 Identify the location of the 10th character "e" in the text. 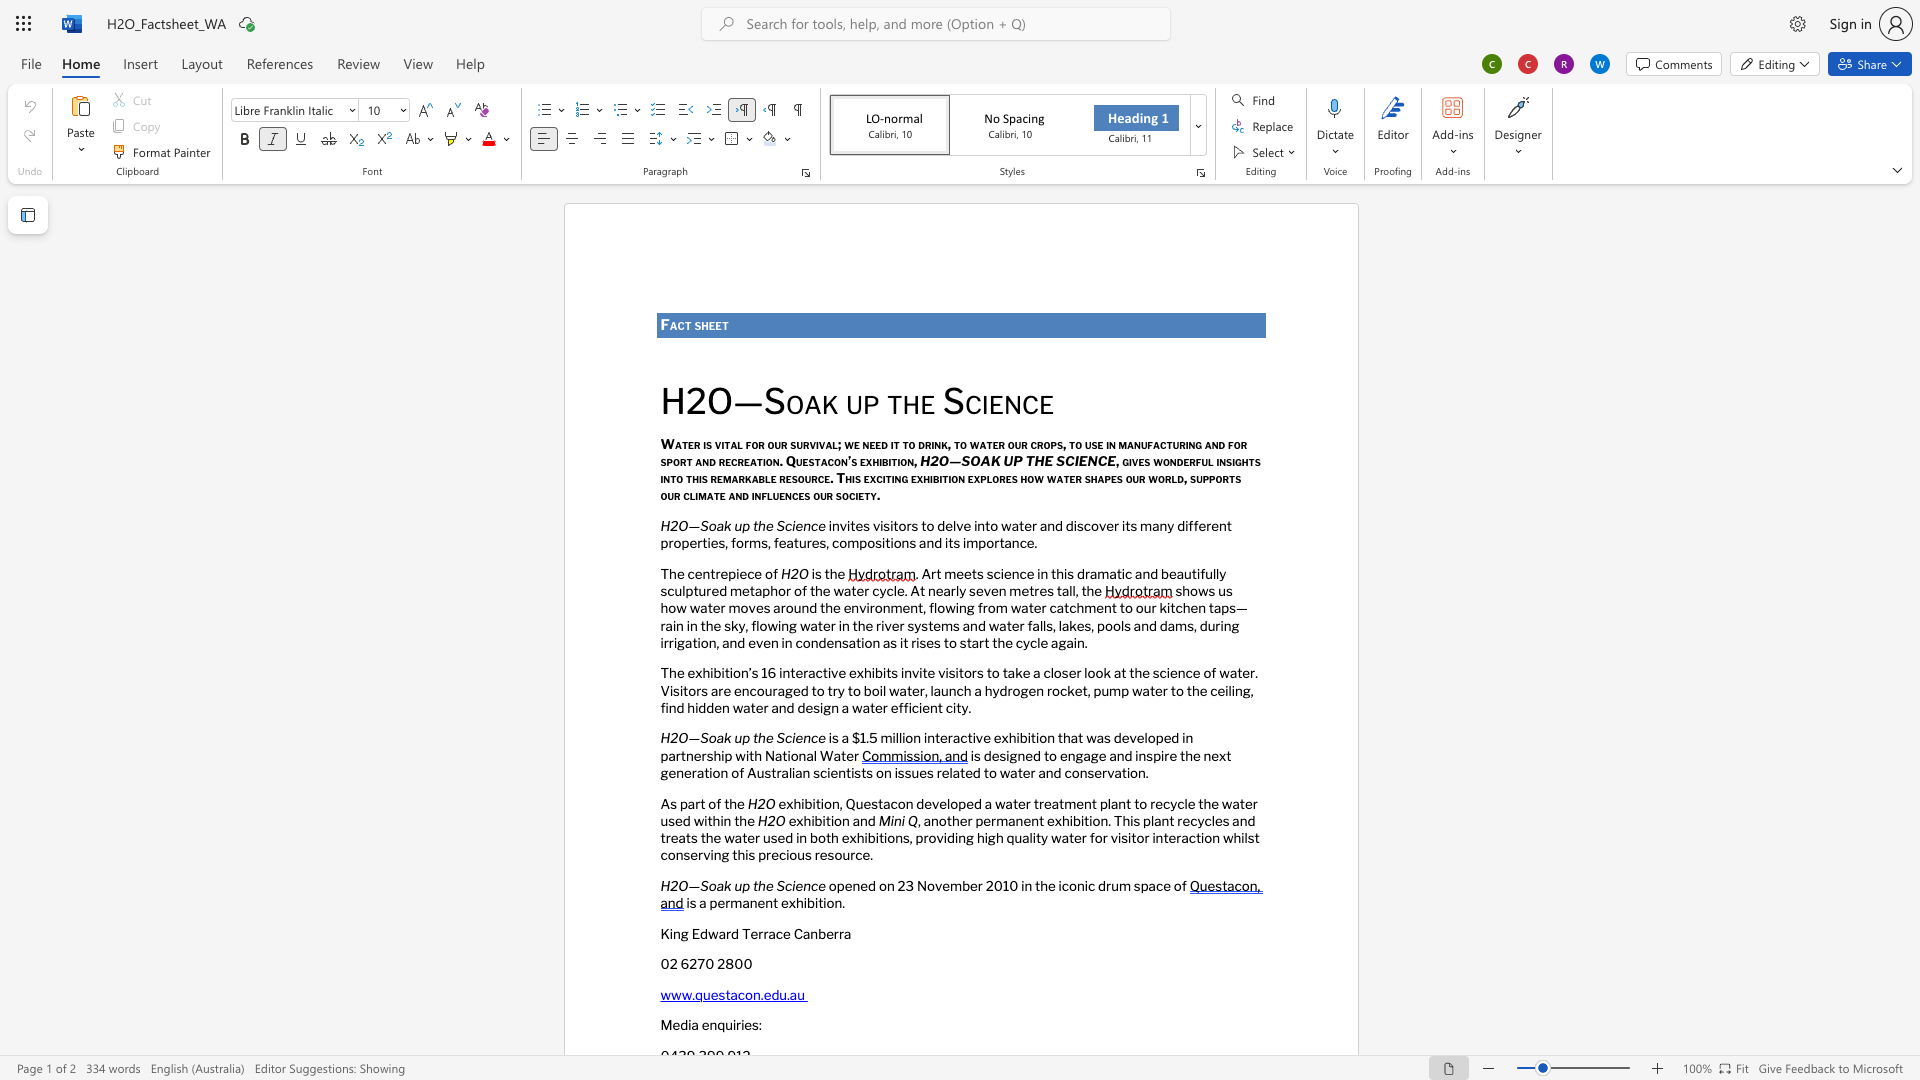
(1008, 478).